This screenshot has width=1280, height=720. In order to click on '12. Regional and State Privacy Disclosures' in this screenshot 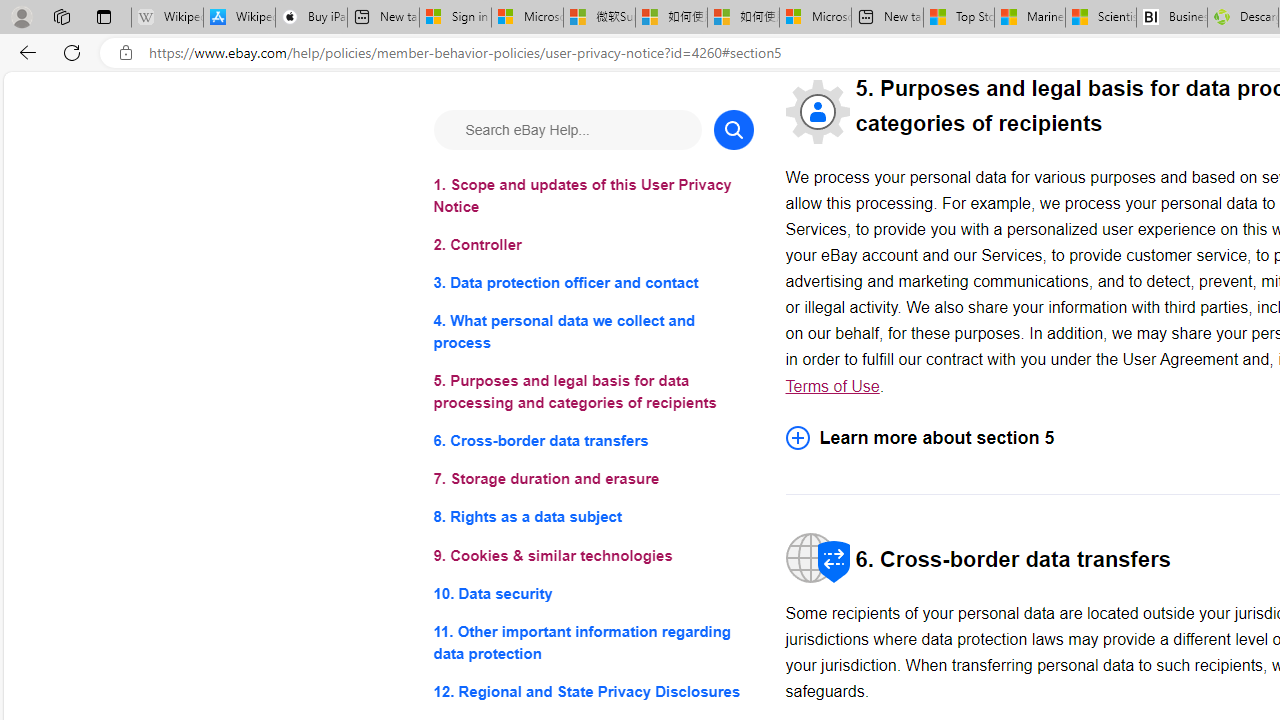, I will do `click(592, 690)`.